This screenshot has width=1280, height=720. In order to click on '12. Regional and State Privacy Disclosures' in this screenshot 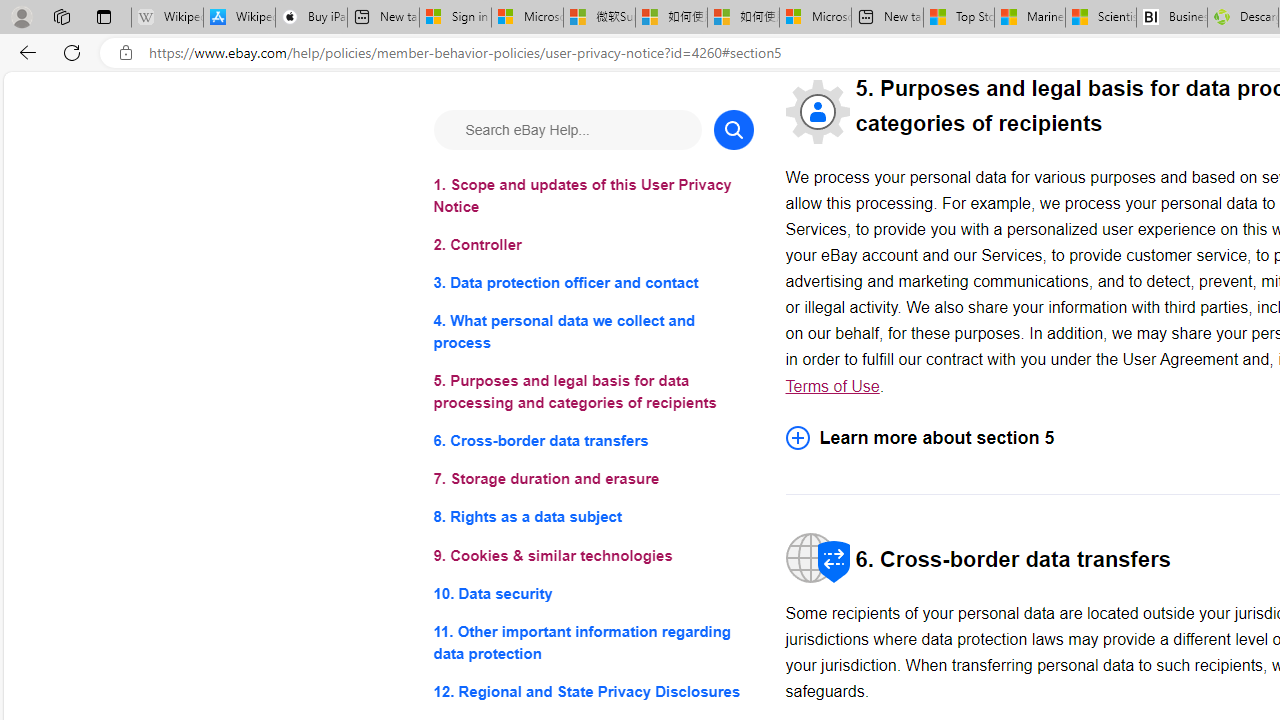, I will do `click(592, 690)`.